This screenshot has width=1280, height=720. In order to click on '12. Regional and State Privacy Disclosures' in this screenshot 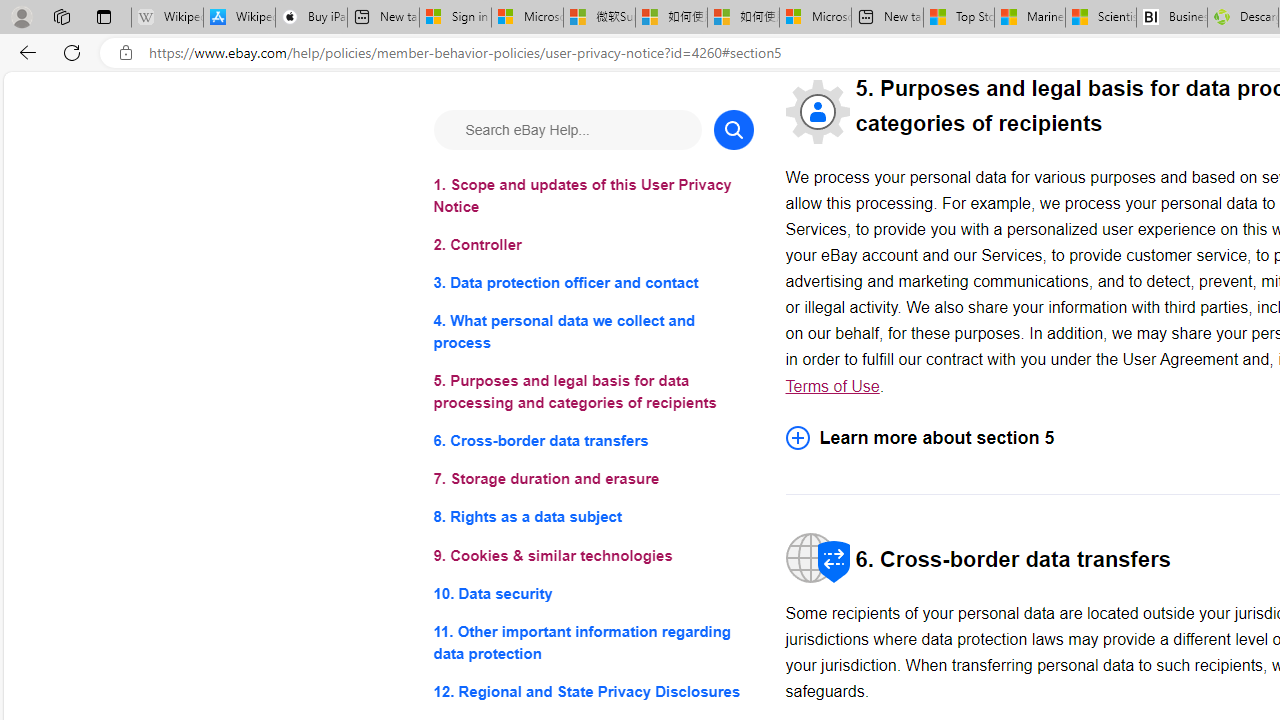, I will do `click(592, 690)`.